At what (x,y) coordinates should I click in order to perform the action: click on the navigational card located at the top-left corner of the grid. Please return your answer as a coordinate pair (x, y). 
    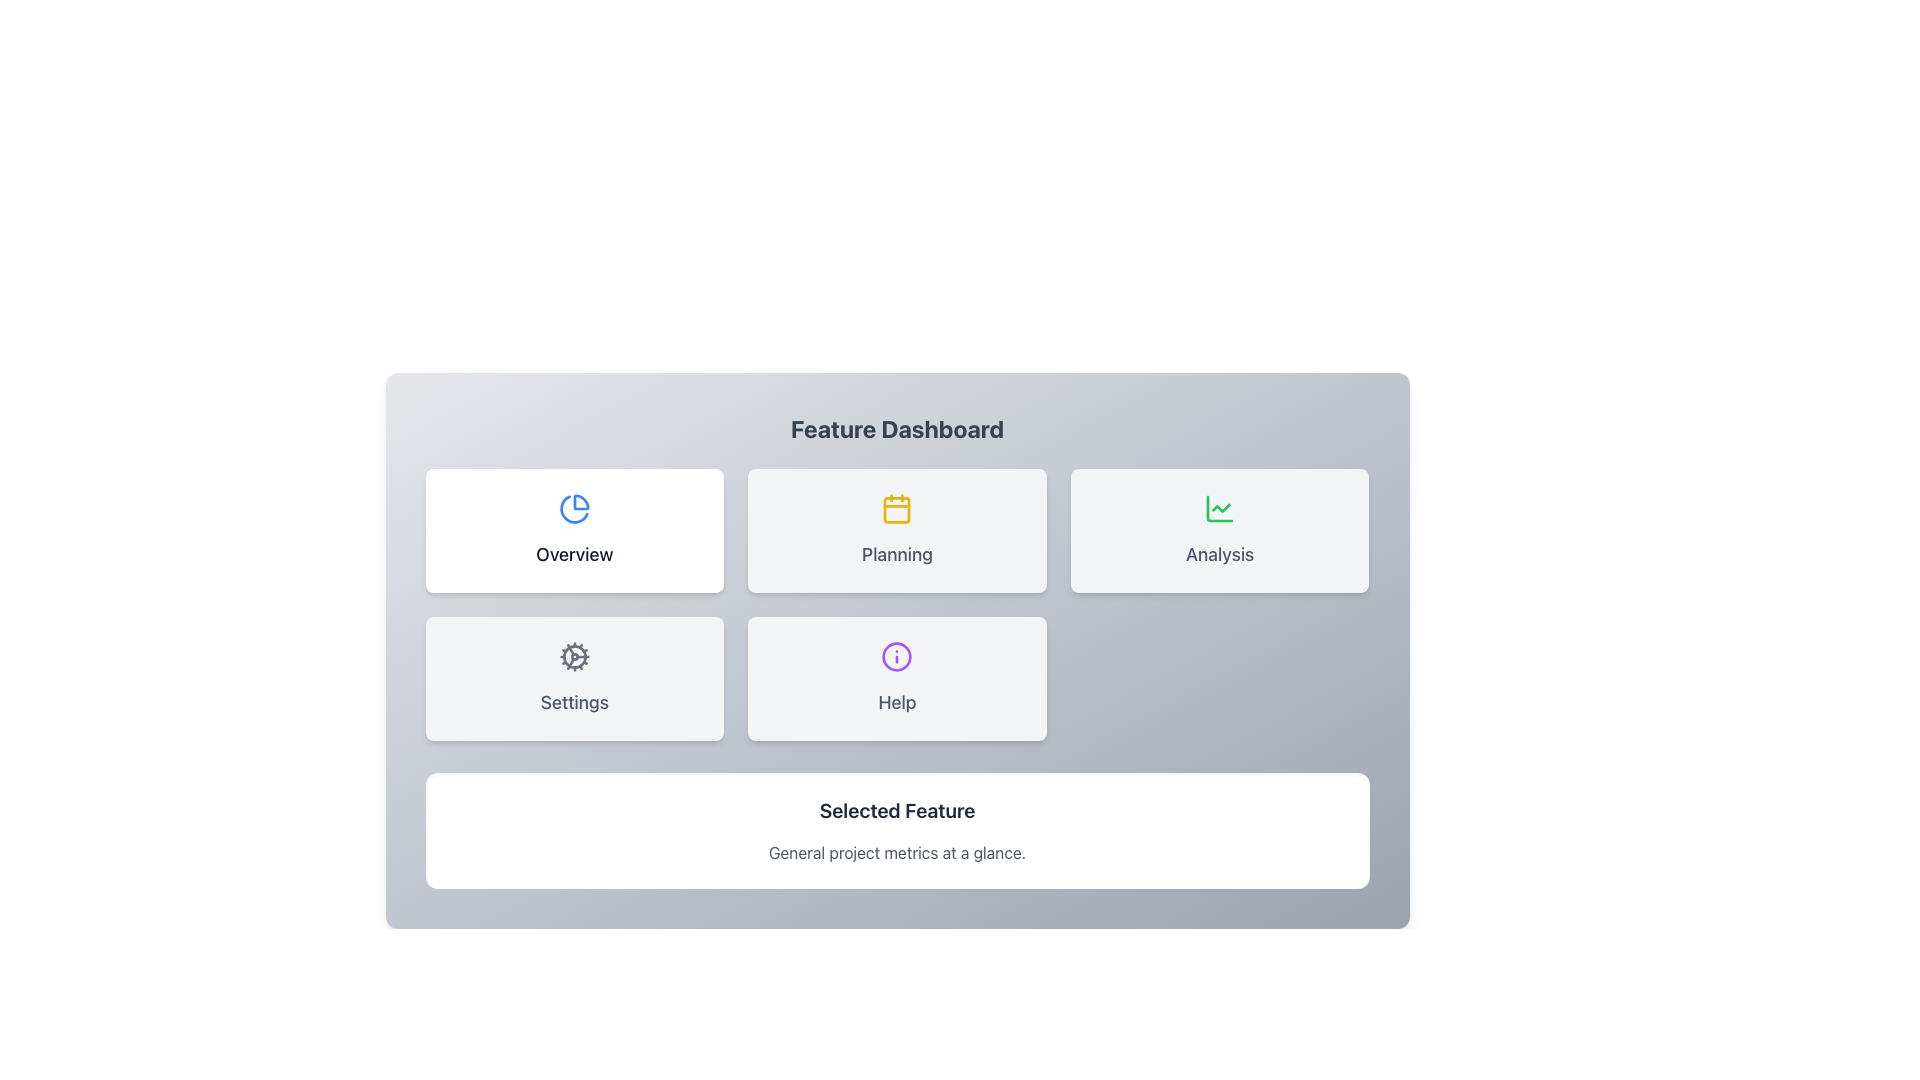
    Looking at the image, I should click on (573, 530).